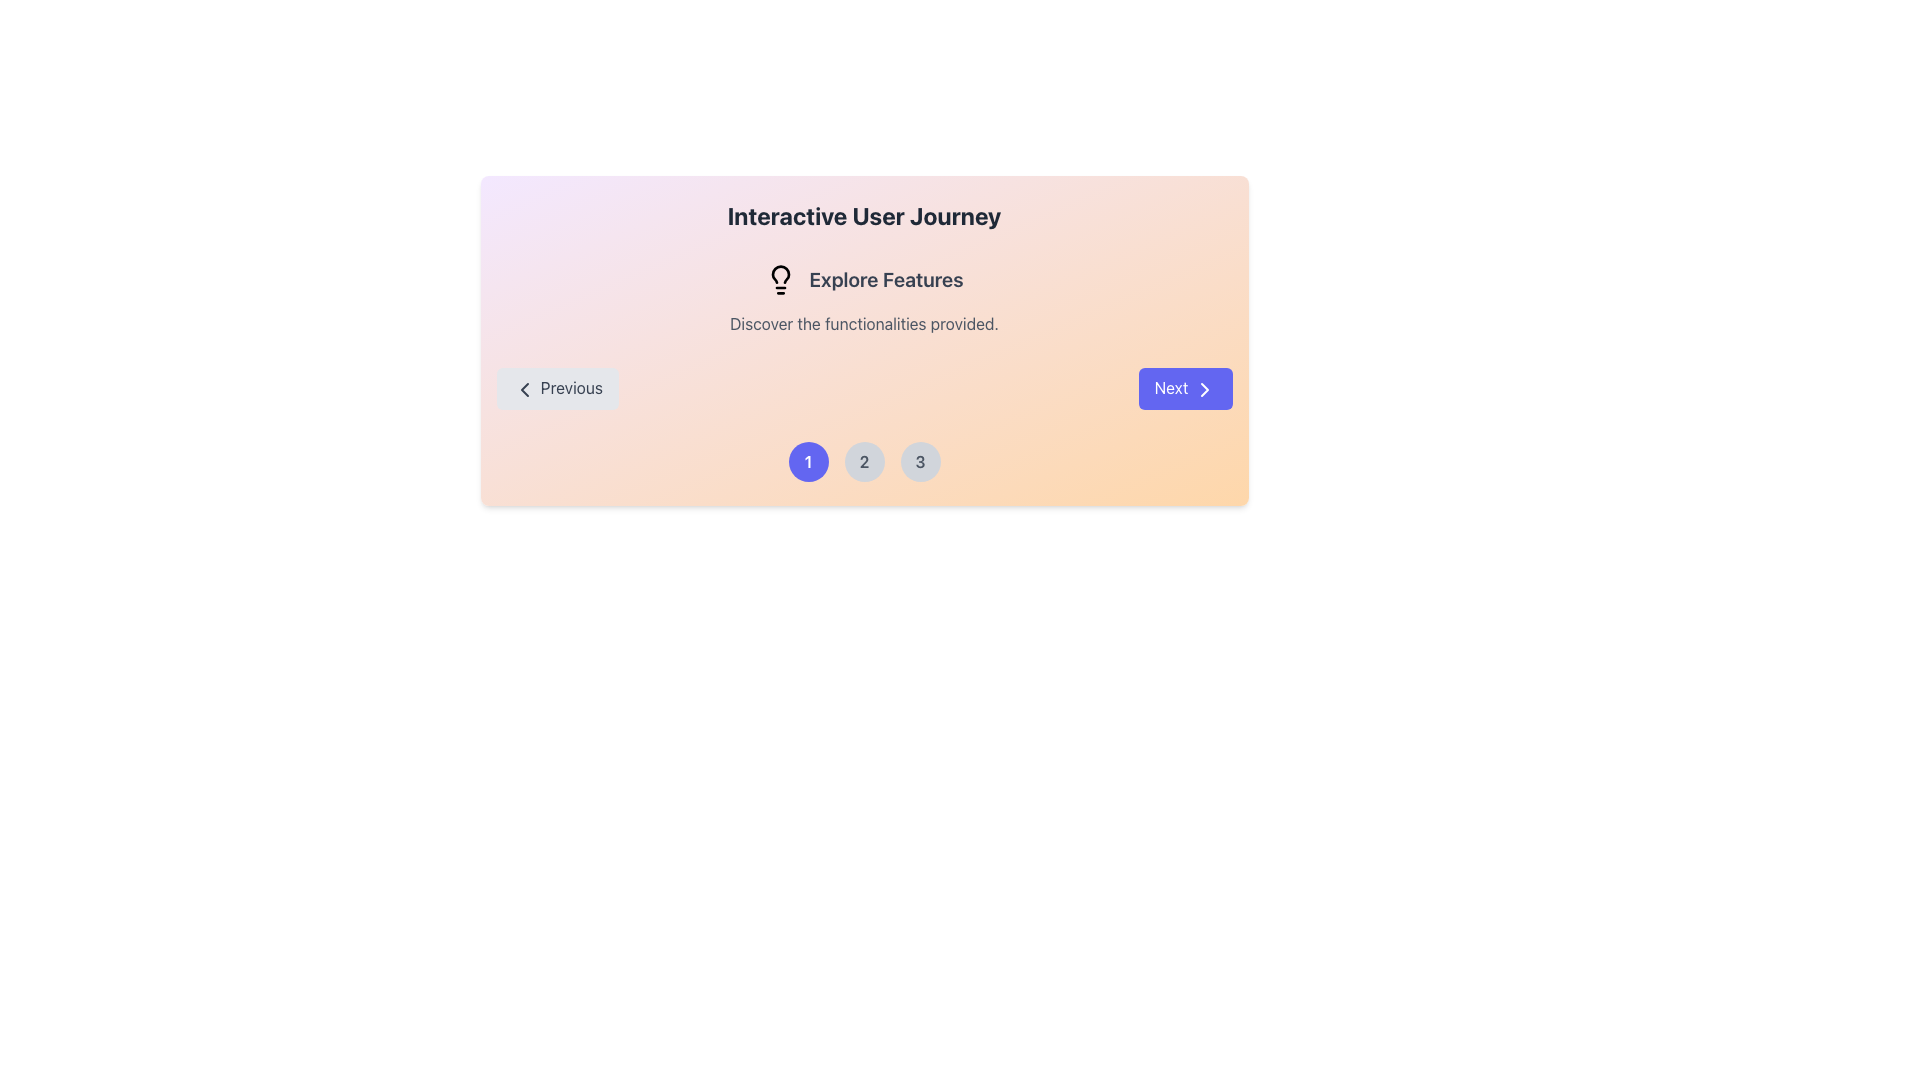  Describe the element at coordinates (808, 461) in the screenshot. I see `the circular button with a blue background and white numeral '1'` at that location.